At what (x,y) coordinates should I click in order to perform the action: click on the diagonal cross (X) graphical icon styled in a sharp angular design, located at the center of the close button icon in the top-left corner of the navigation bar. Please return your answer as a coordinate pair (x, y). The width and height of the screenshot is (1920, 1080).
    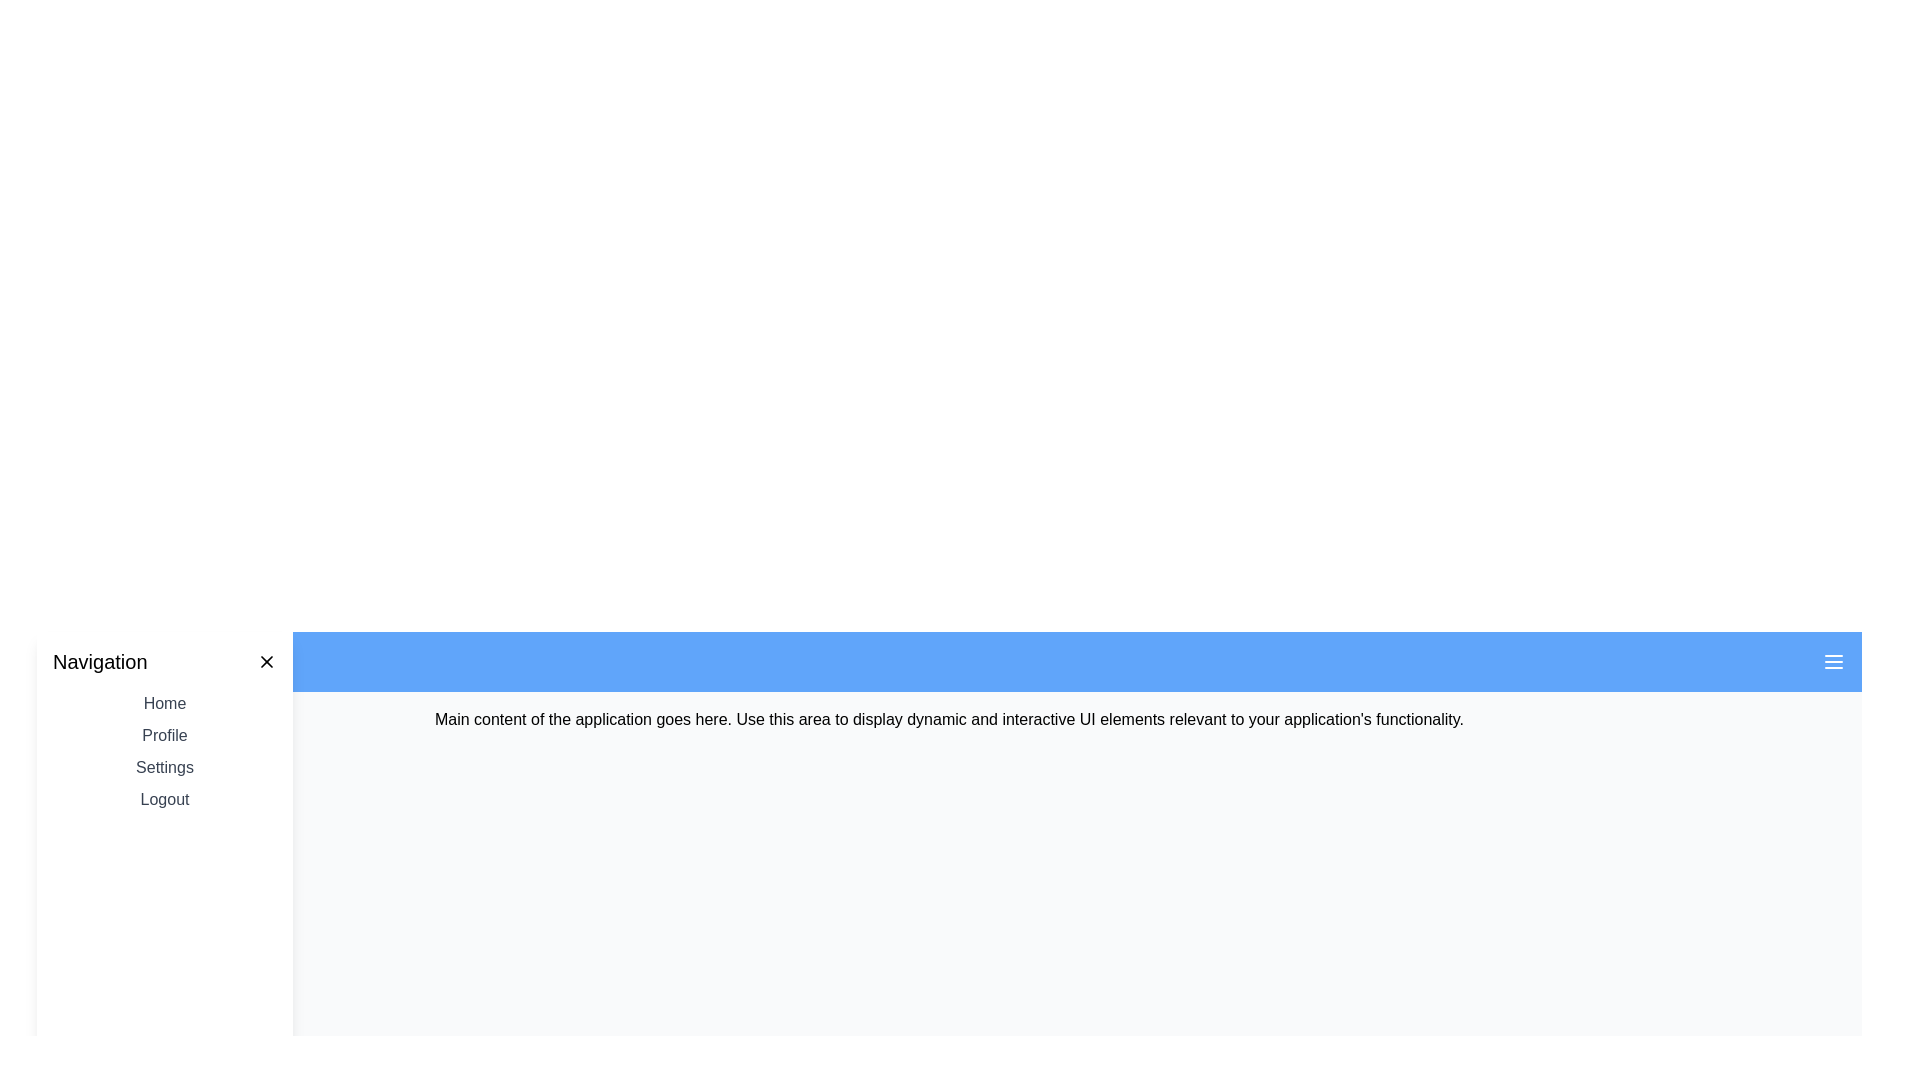
    Looking at the image, I should click on (266, 662).